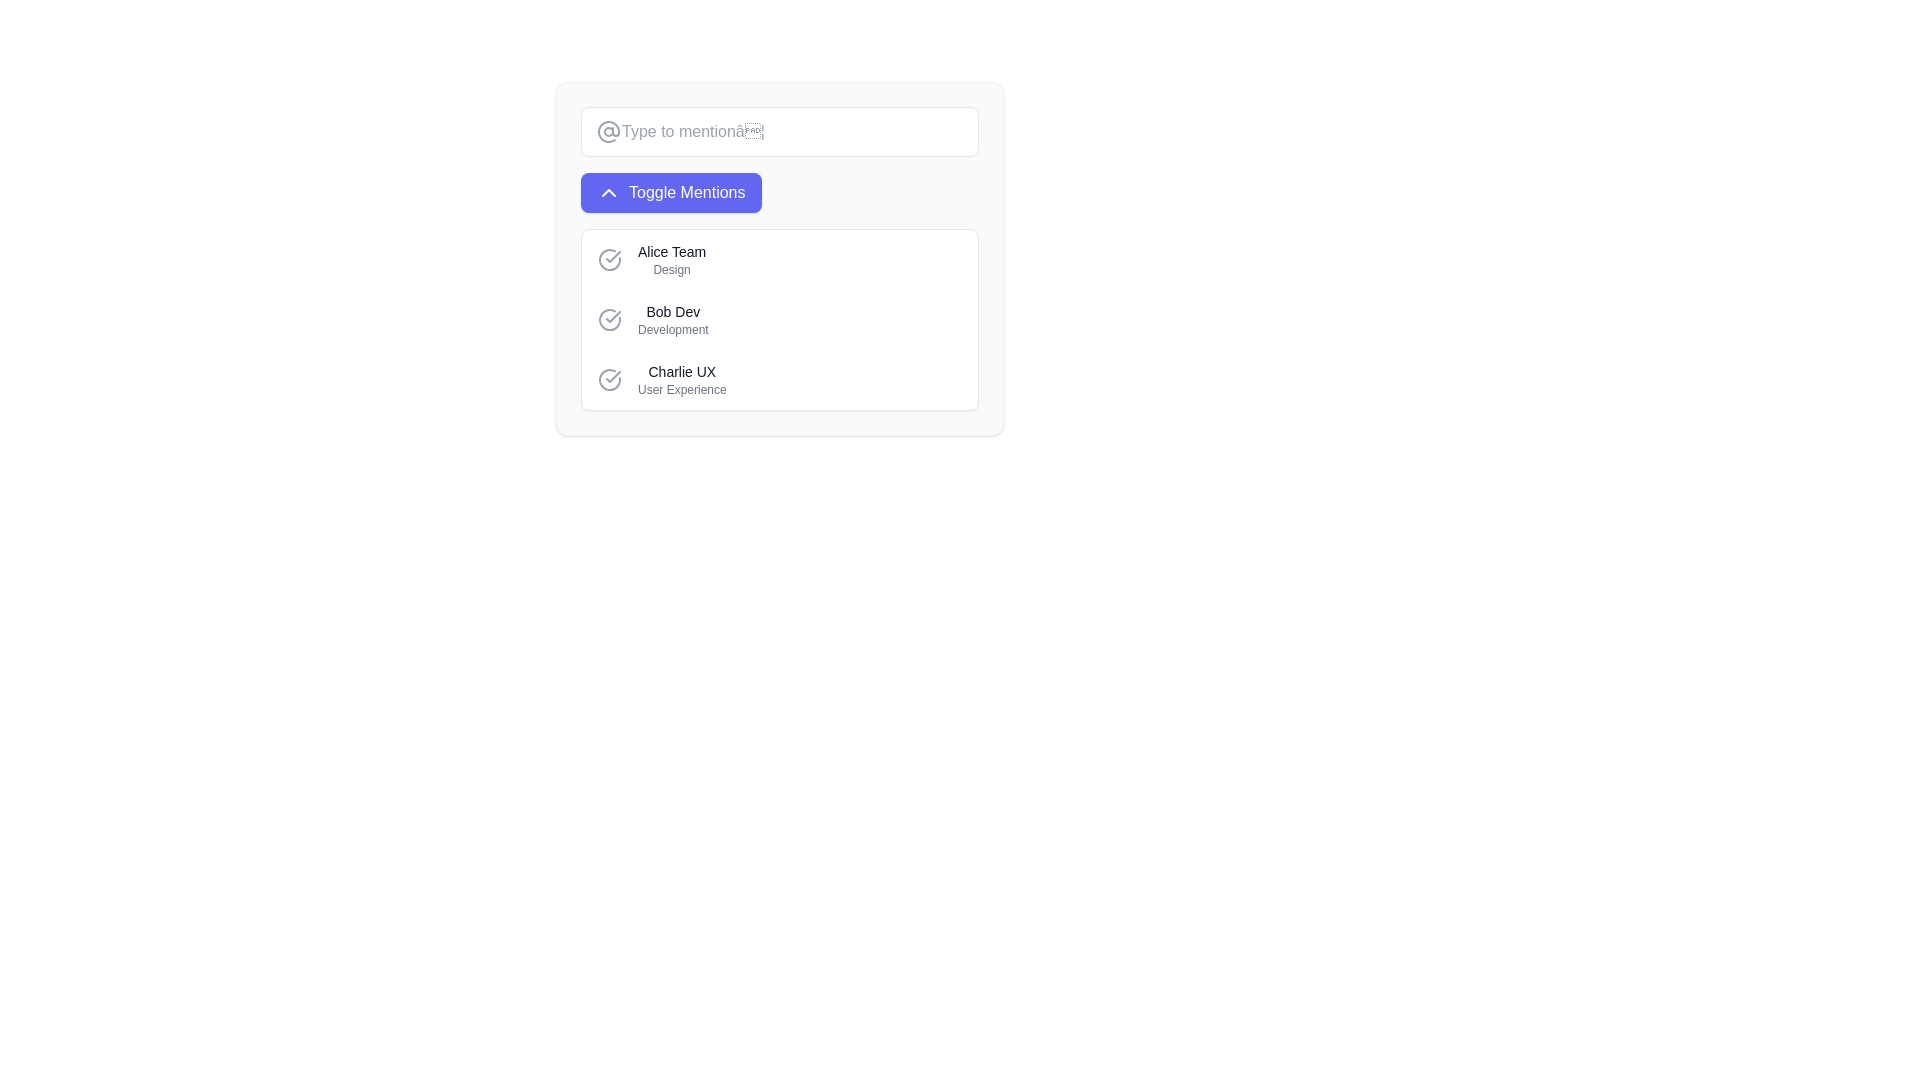  Describe the element at coordinates (672, 270) in the screenshot. I see `the static text label that provides contextual information related to 'Alice Team', located directly below 'Alice Team'` at that location.